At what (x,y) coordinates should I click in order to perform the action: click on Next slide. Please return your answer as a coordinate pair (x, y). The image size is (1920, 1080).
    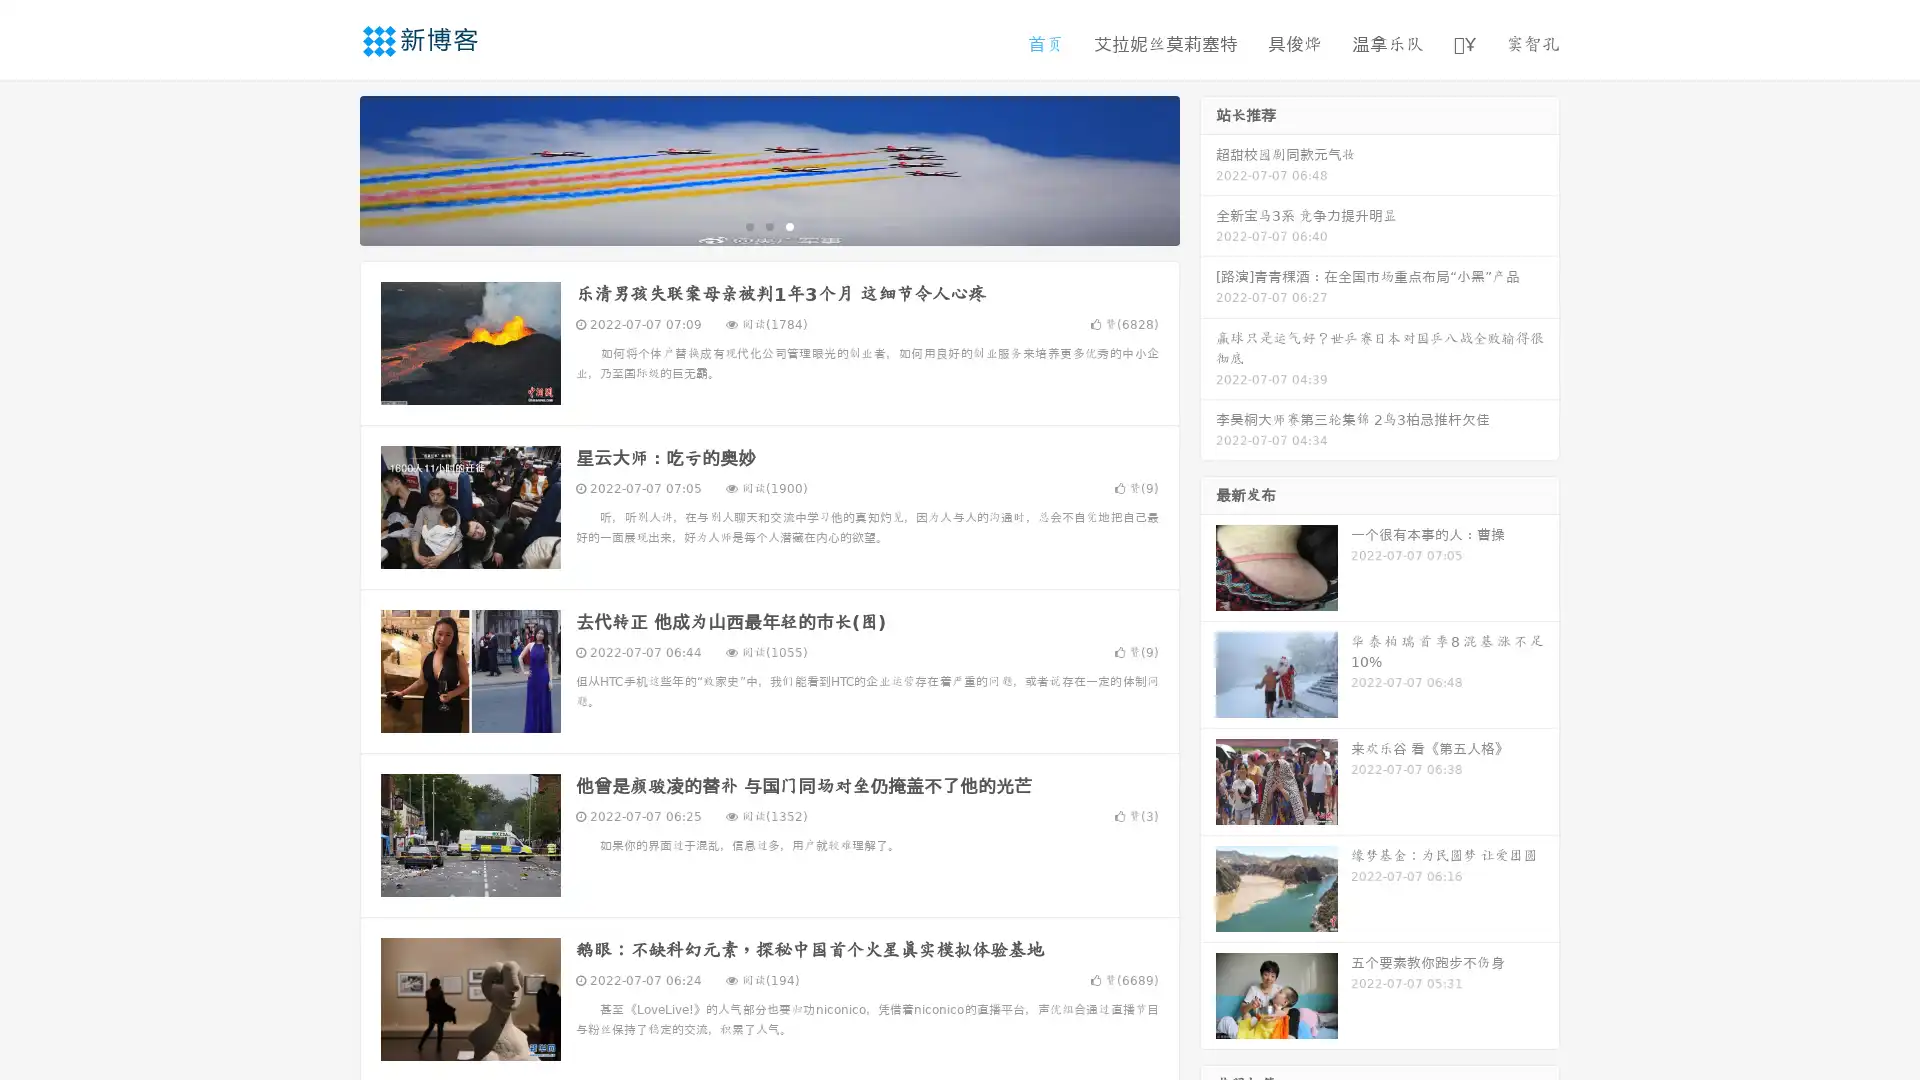
    Looking at the image, I should click on (1208, 168).